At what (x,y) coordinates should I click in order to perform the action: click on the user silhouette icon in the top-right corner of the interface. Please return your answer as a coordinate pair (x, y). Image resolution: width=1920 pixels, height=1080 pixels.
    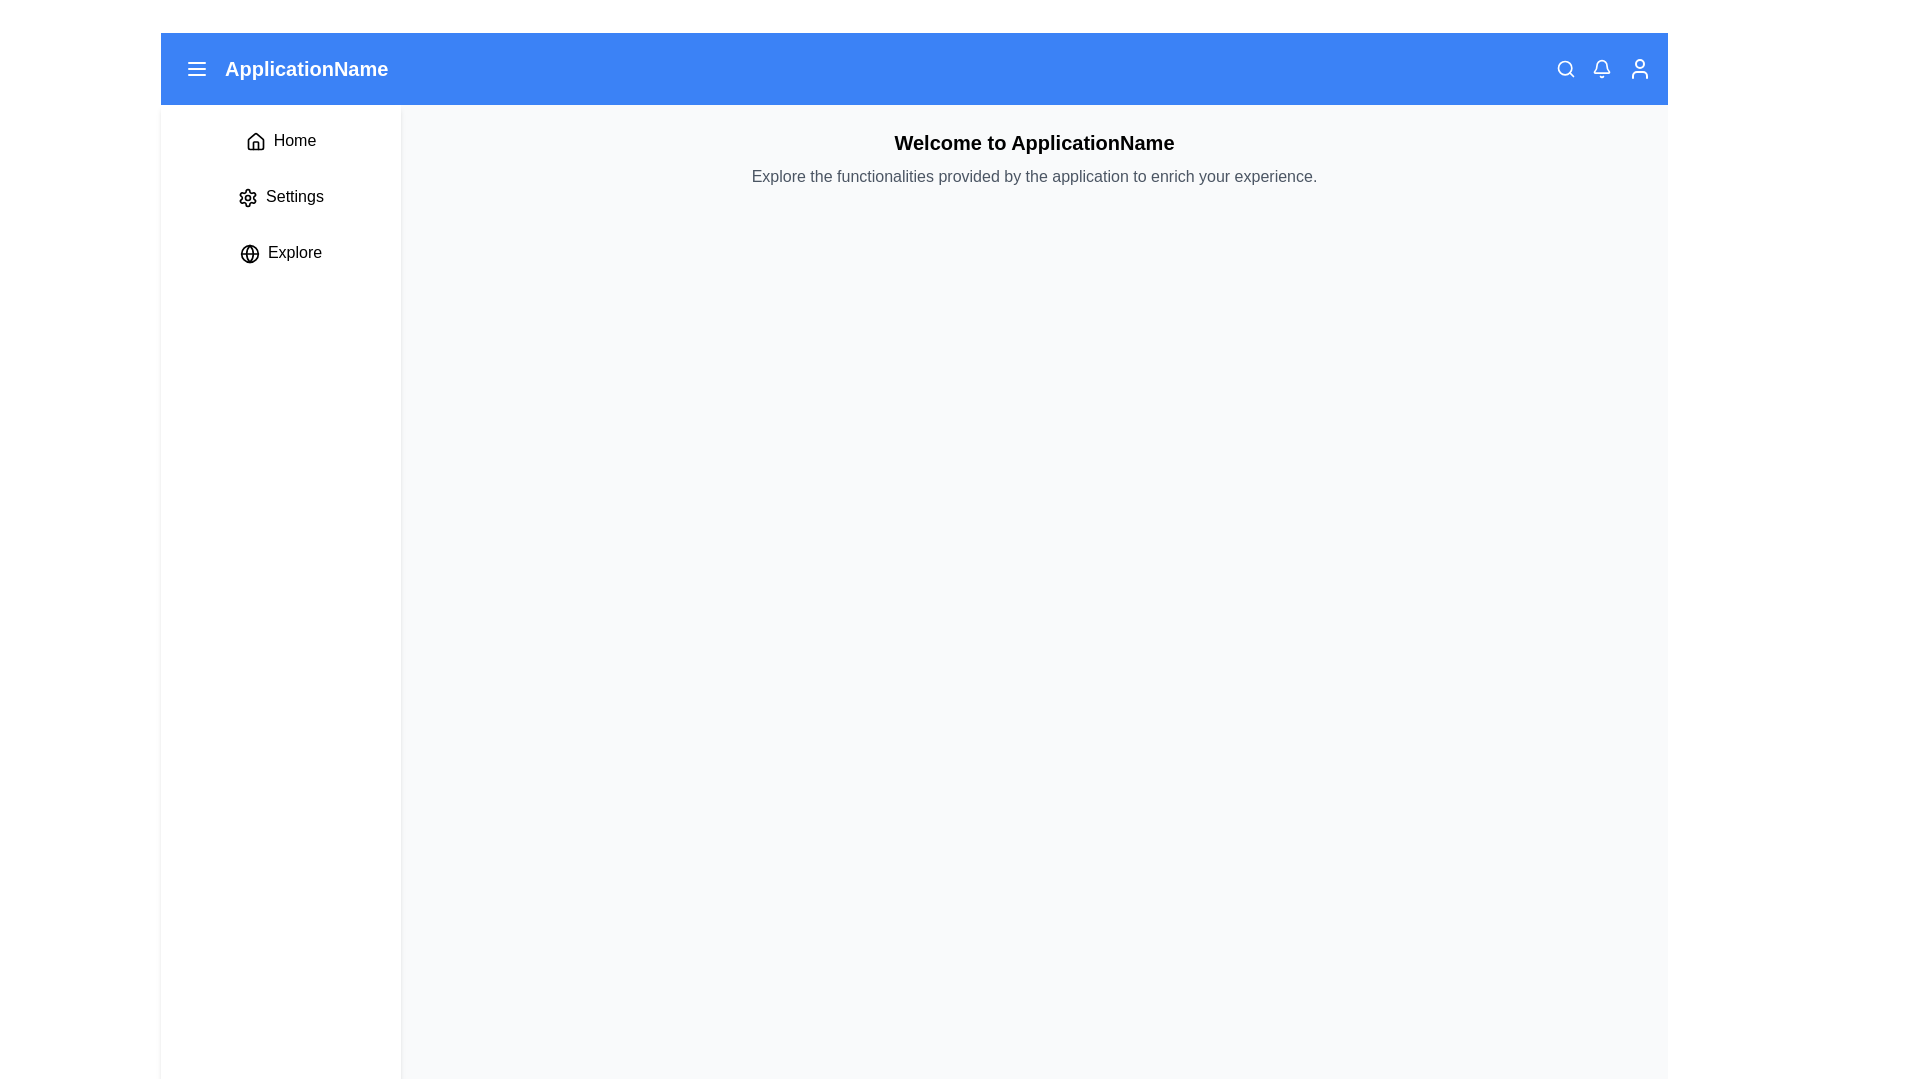
    Looking at the image, I should click on (1640, 68).